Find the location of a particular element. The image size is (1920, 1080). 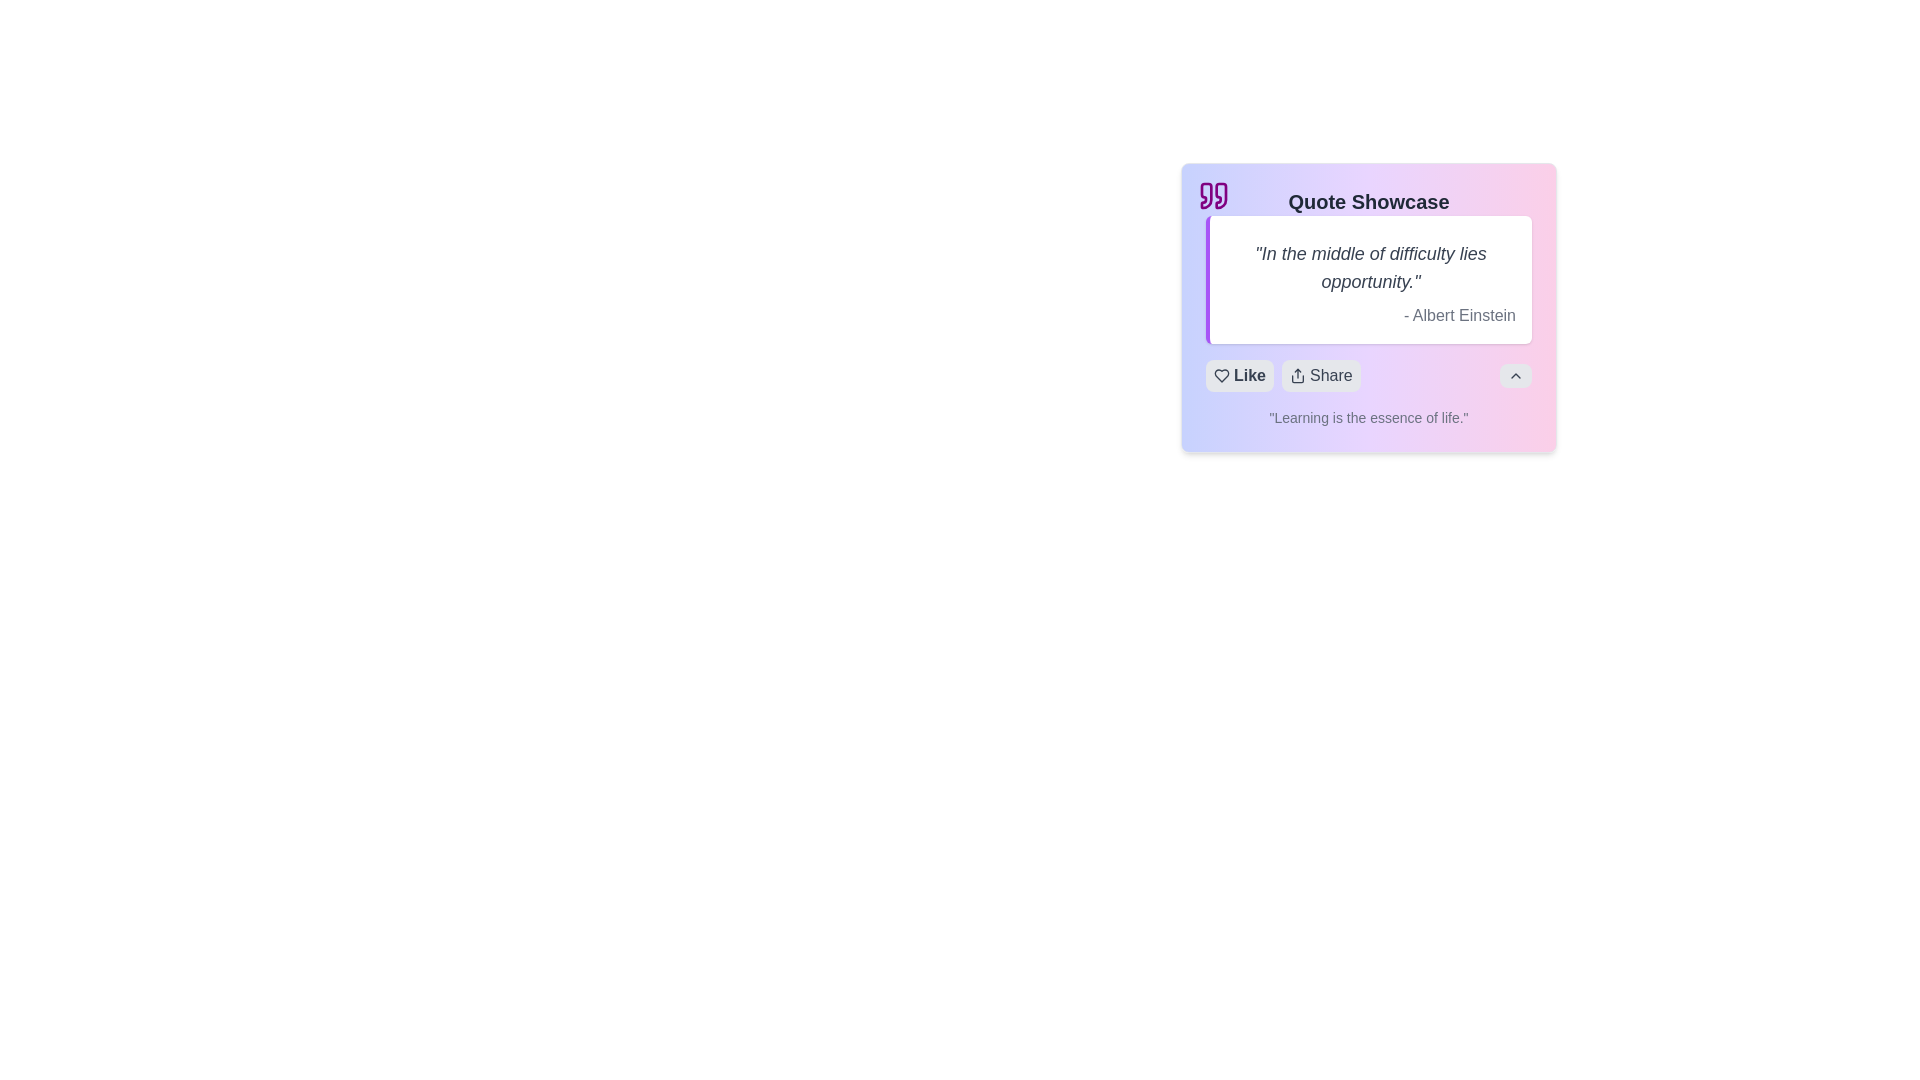

the second quotation mark icon, which is a purple, minimalistic SVG element located in the upper-left corner of the 'Quote Showcase' card interface is located at coordinates (1220, 196).